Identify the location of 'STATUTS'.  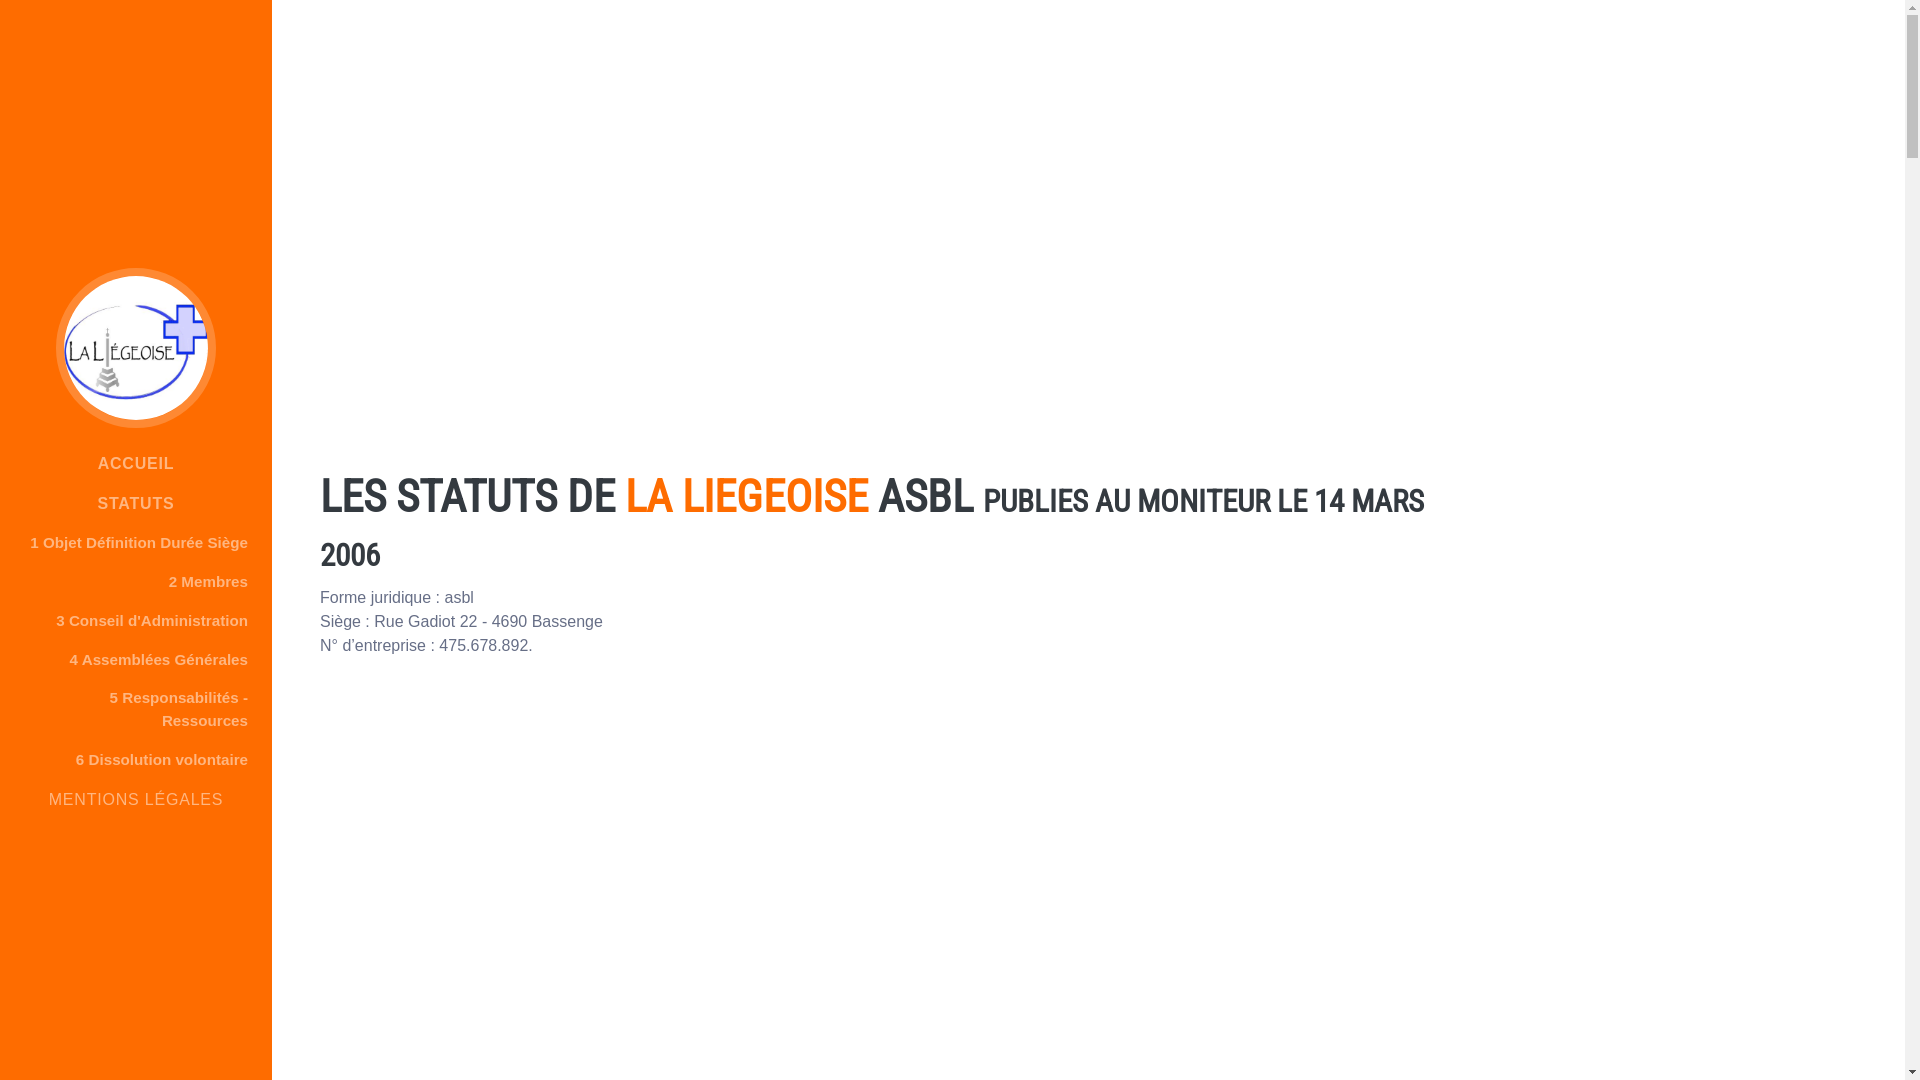
(134, 503).